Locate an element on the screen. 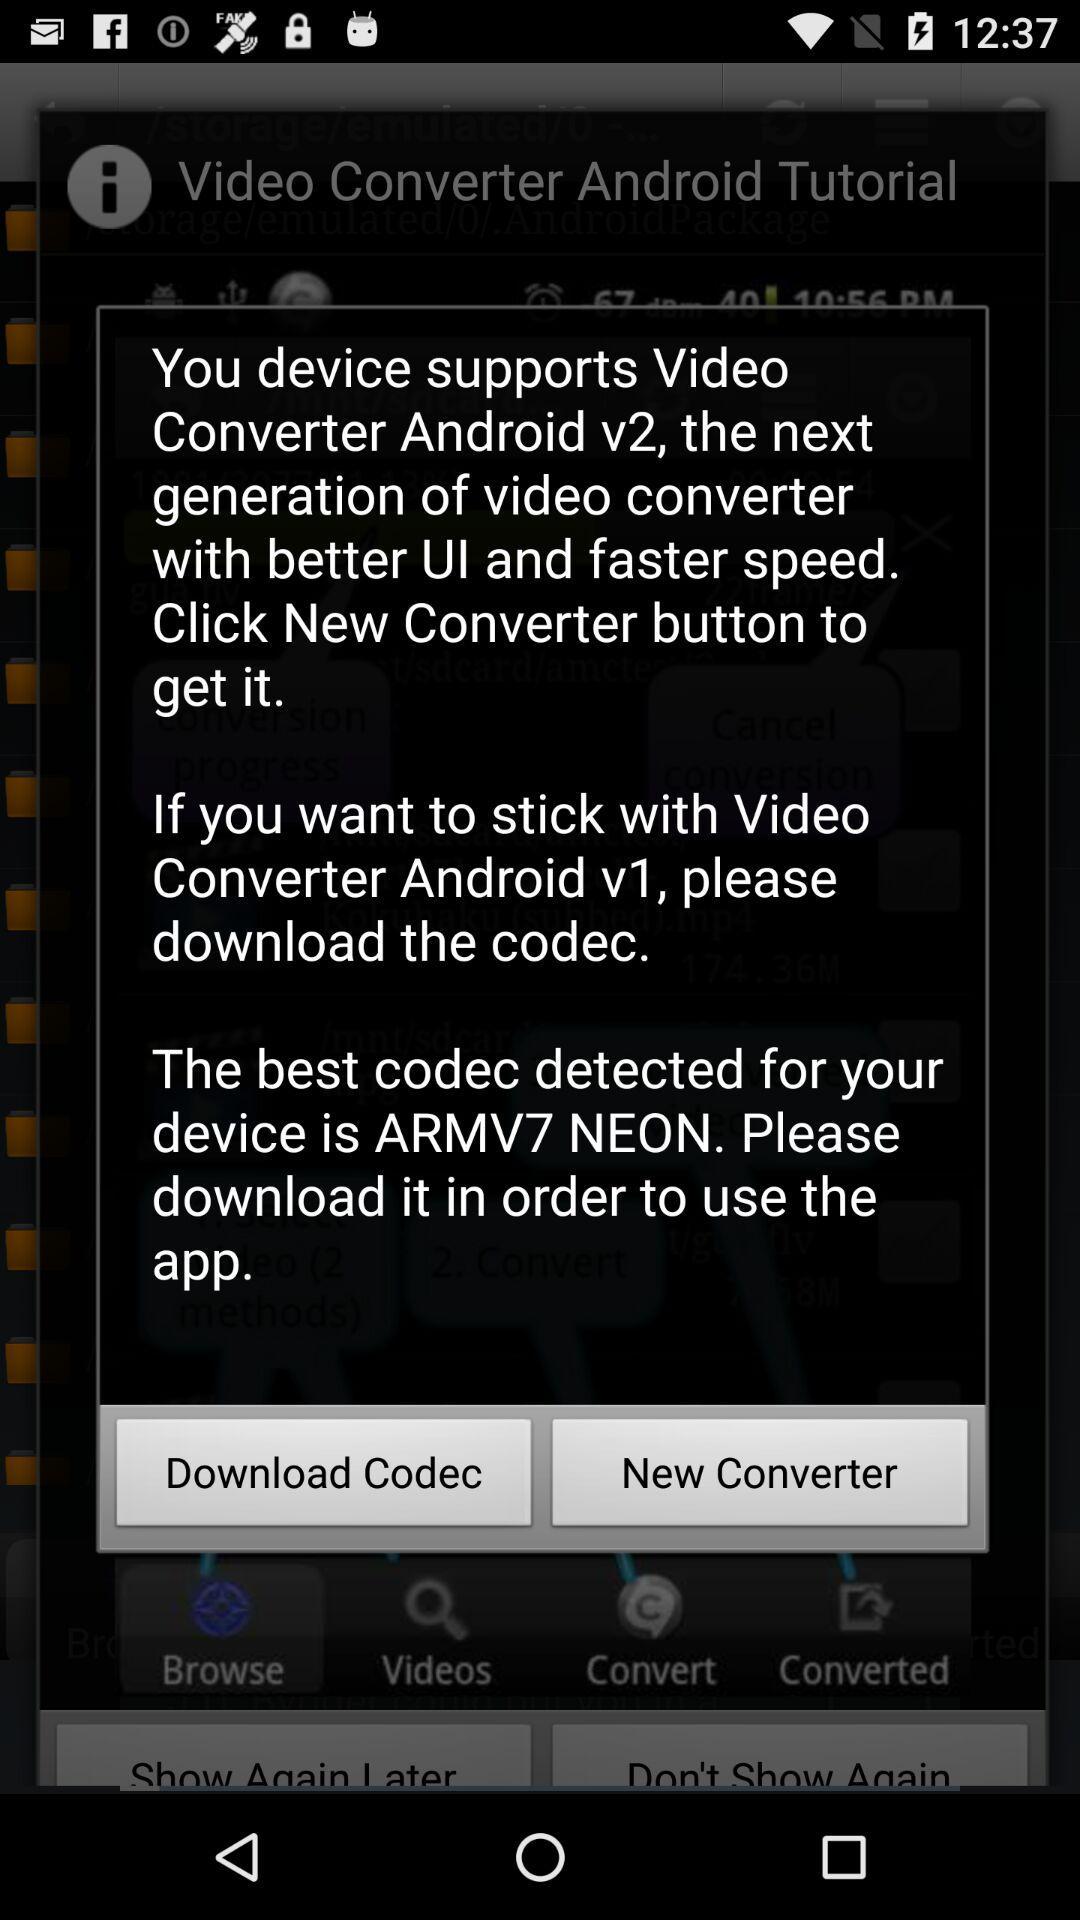 This screenshot has height=1920, width=1080. download codec at the bottom left corner is located at coordinates (323, 1478).